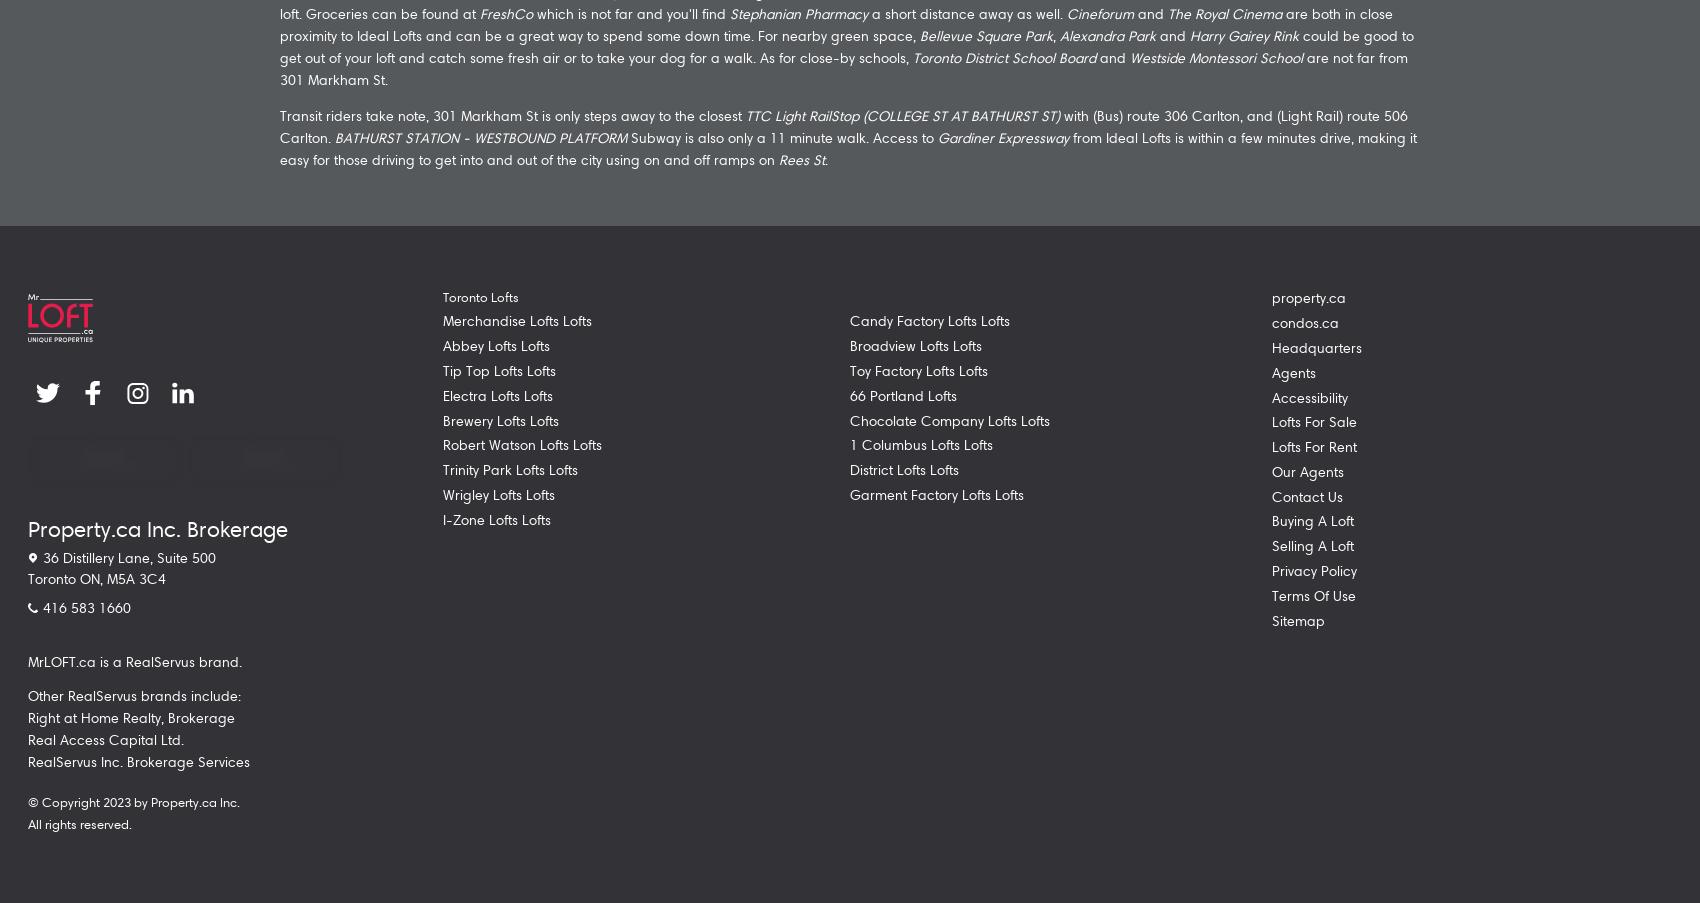  What do you see at coordinates (497, 393) in the screenshot?
I see `'Electra Lofts lofts'` at bounding box center [497, 393].